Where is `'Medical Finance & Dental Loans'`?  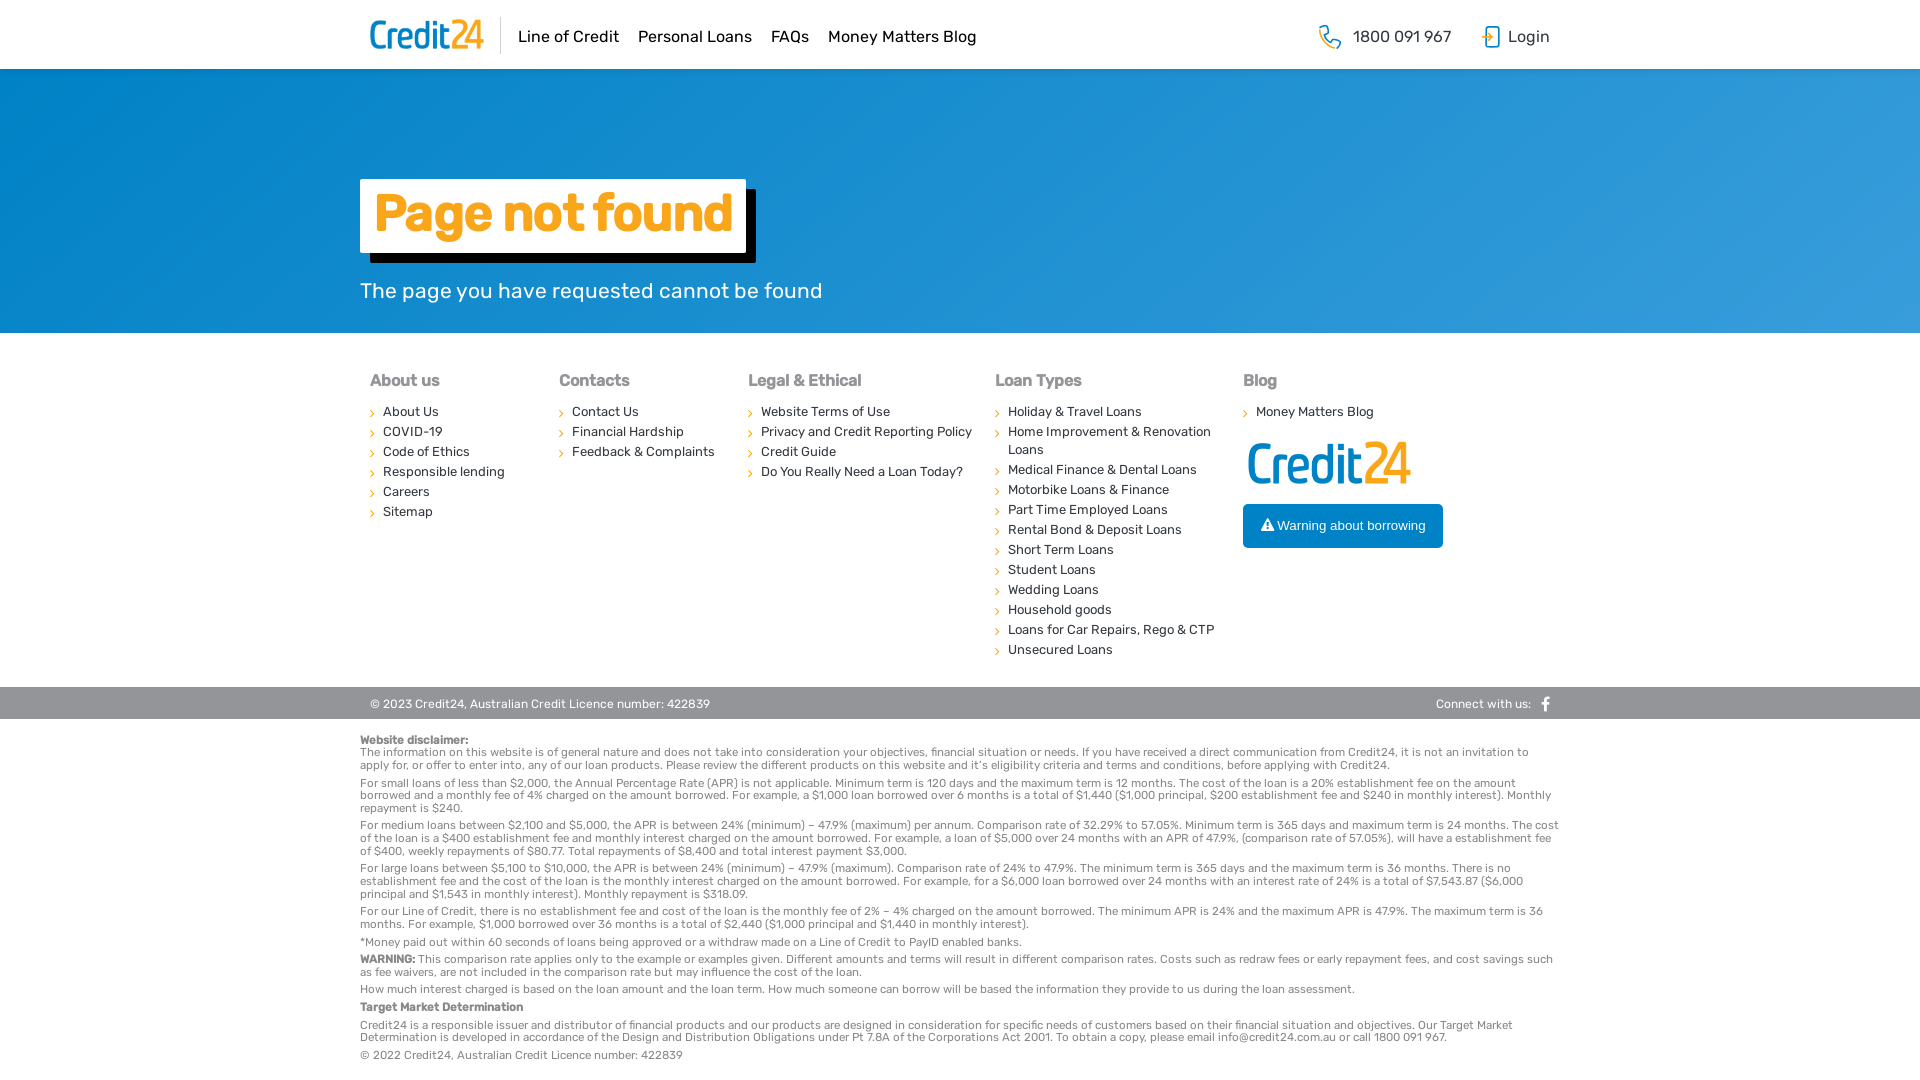
'Medical Finance & Dental Loans' is located at coordinates (994, 470).